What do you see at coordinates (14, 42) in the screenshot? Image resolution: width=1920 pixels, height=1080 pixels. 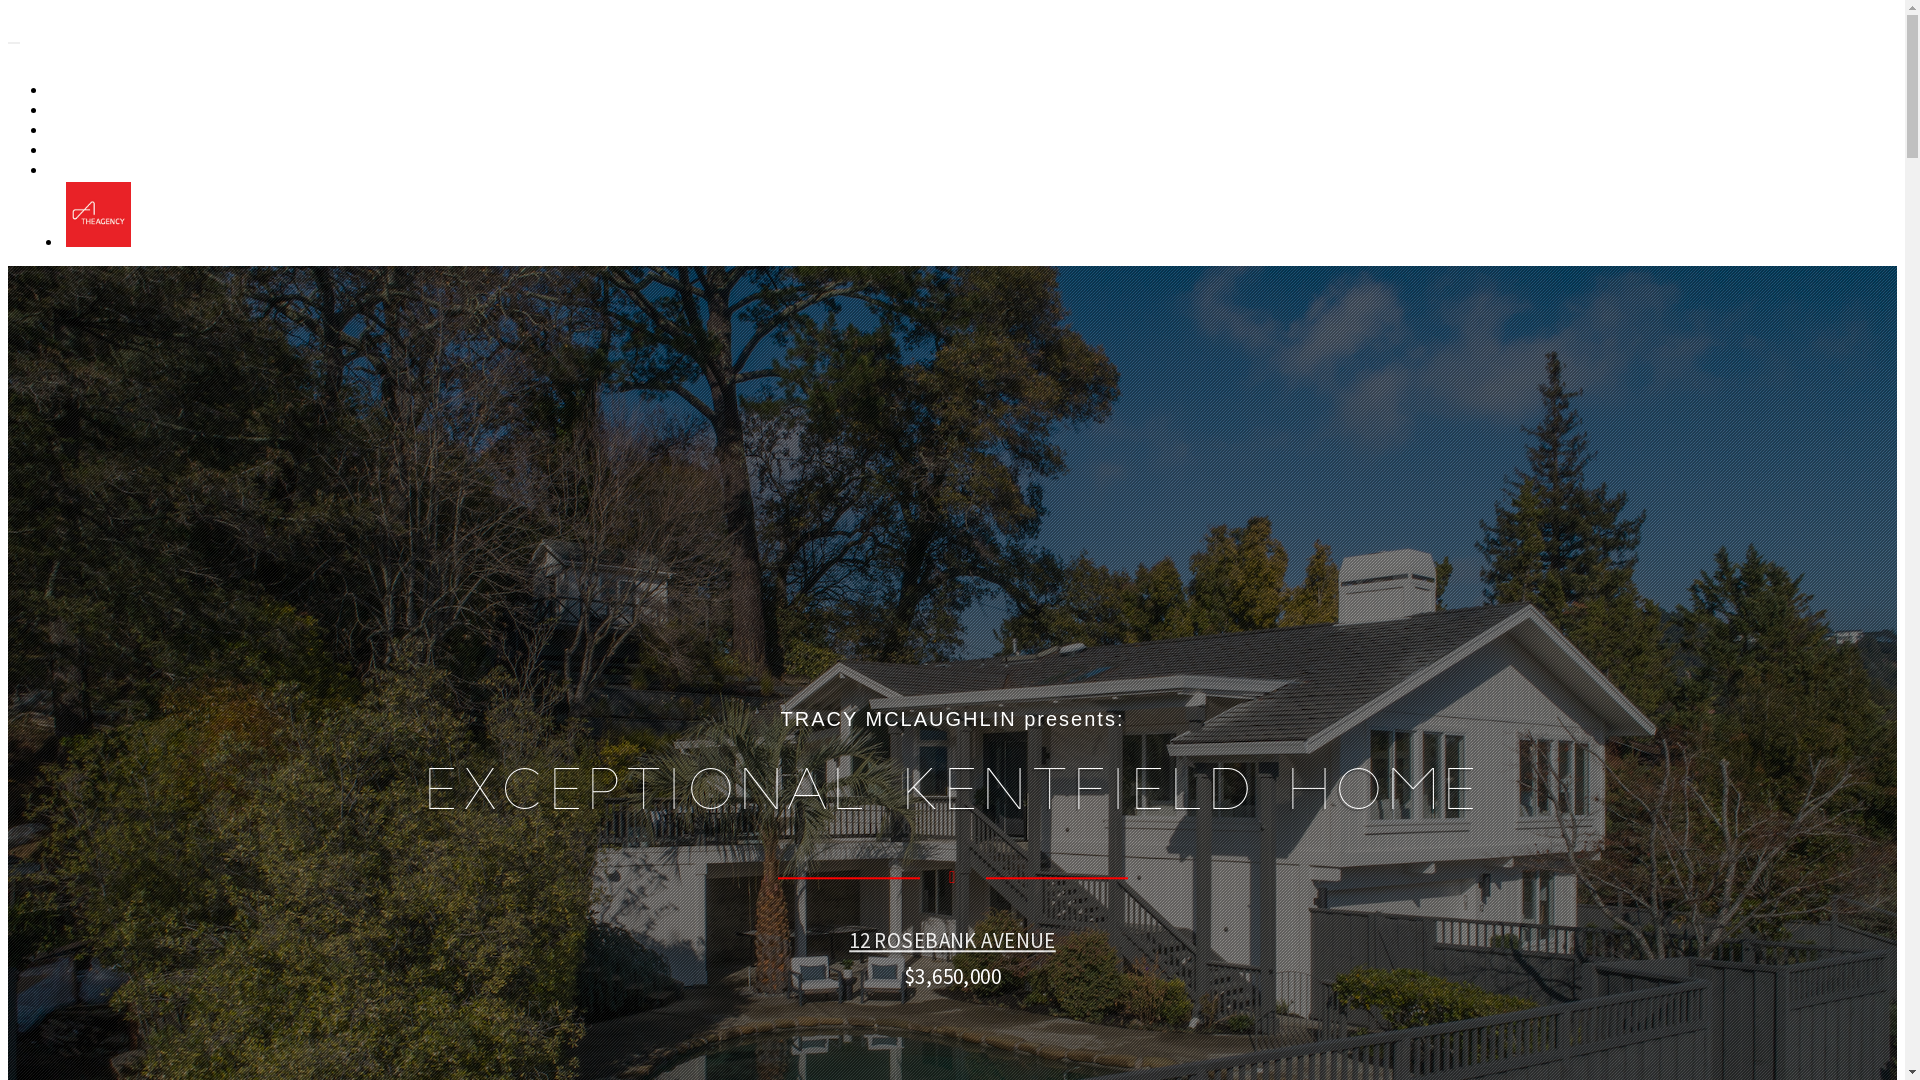 I see `'Toggle navigation'` at bounding box center [14, 42].